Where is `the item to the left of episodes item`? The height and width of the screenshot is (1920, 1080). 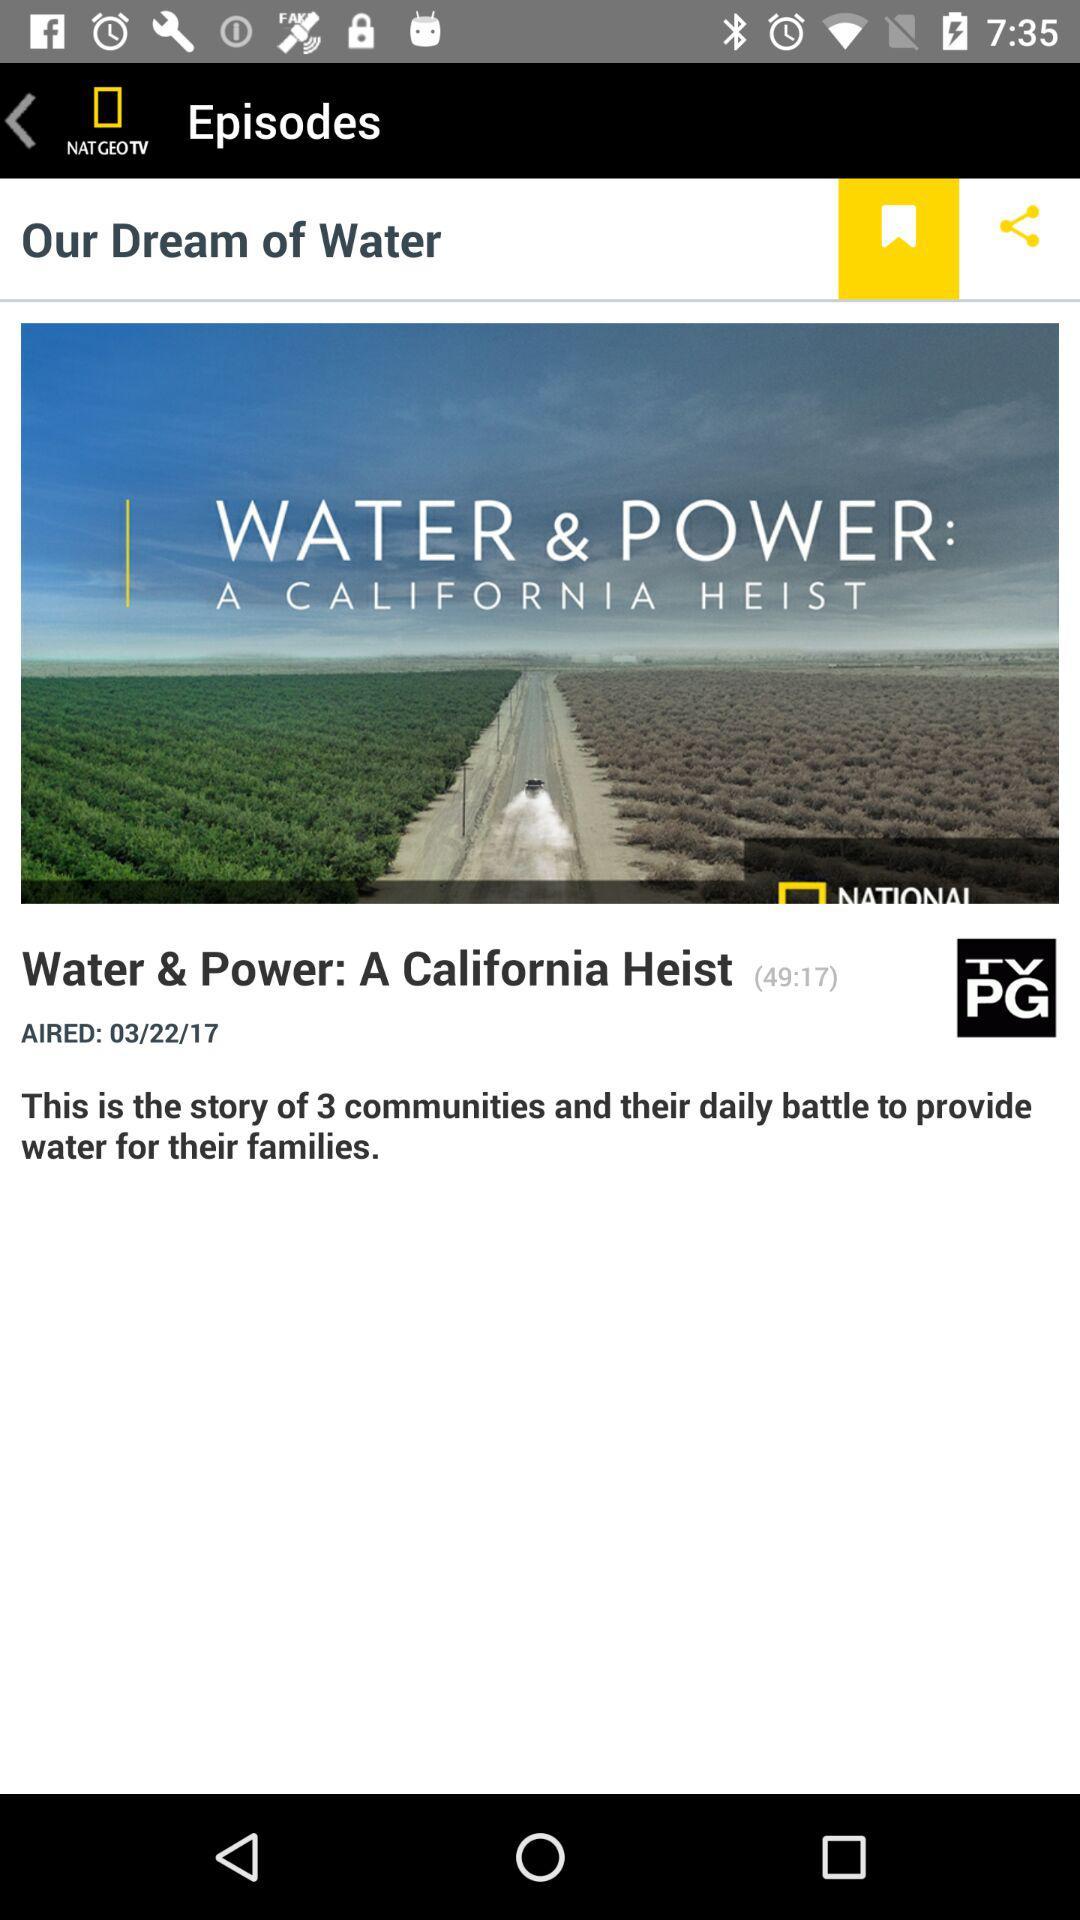
the item to the left of episodes item is located at coordinates (108, 119).